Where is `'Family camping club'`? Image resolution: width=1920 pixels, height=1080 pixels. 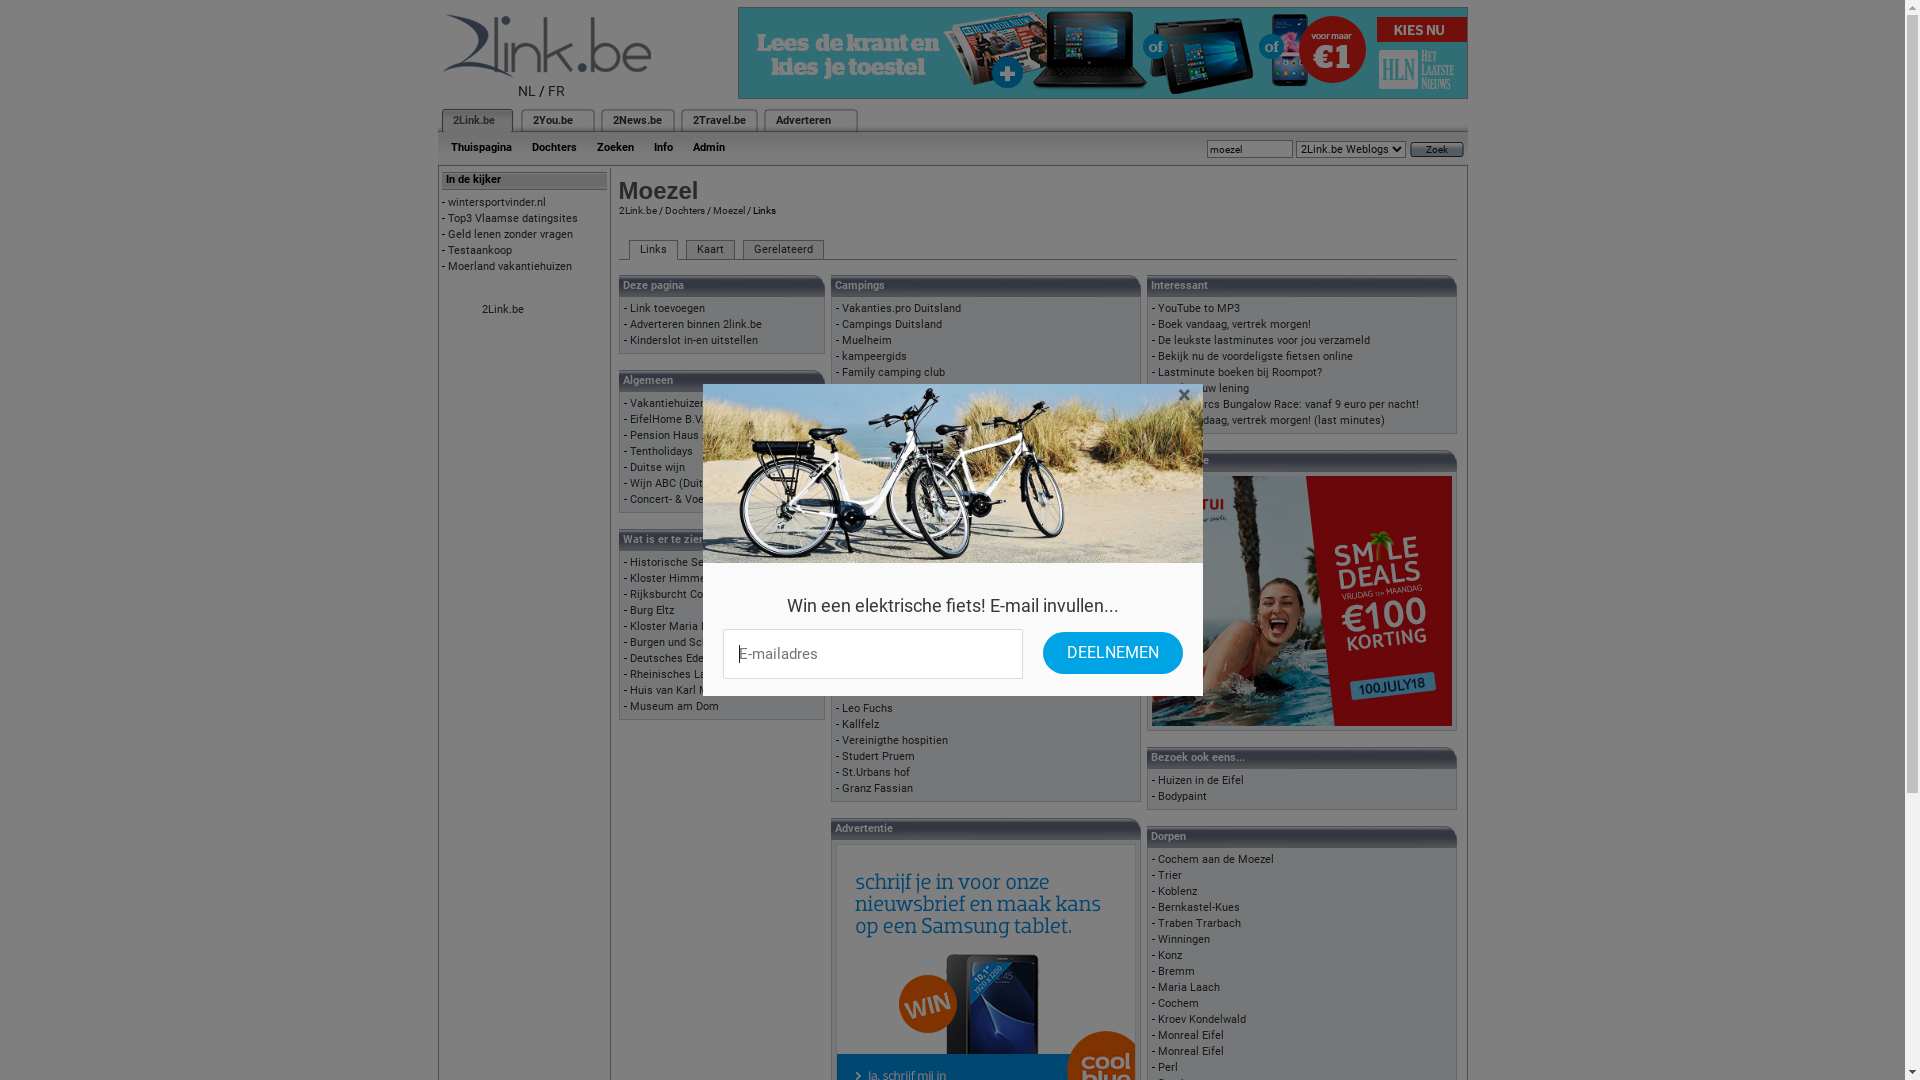 'Family camping club' is located at coordinates (892, 372).